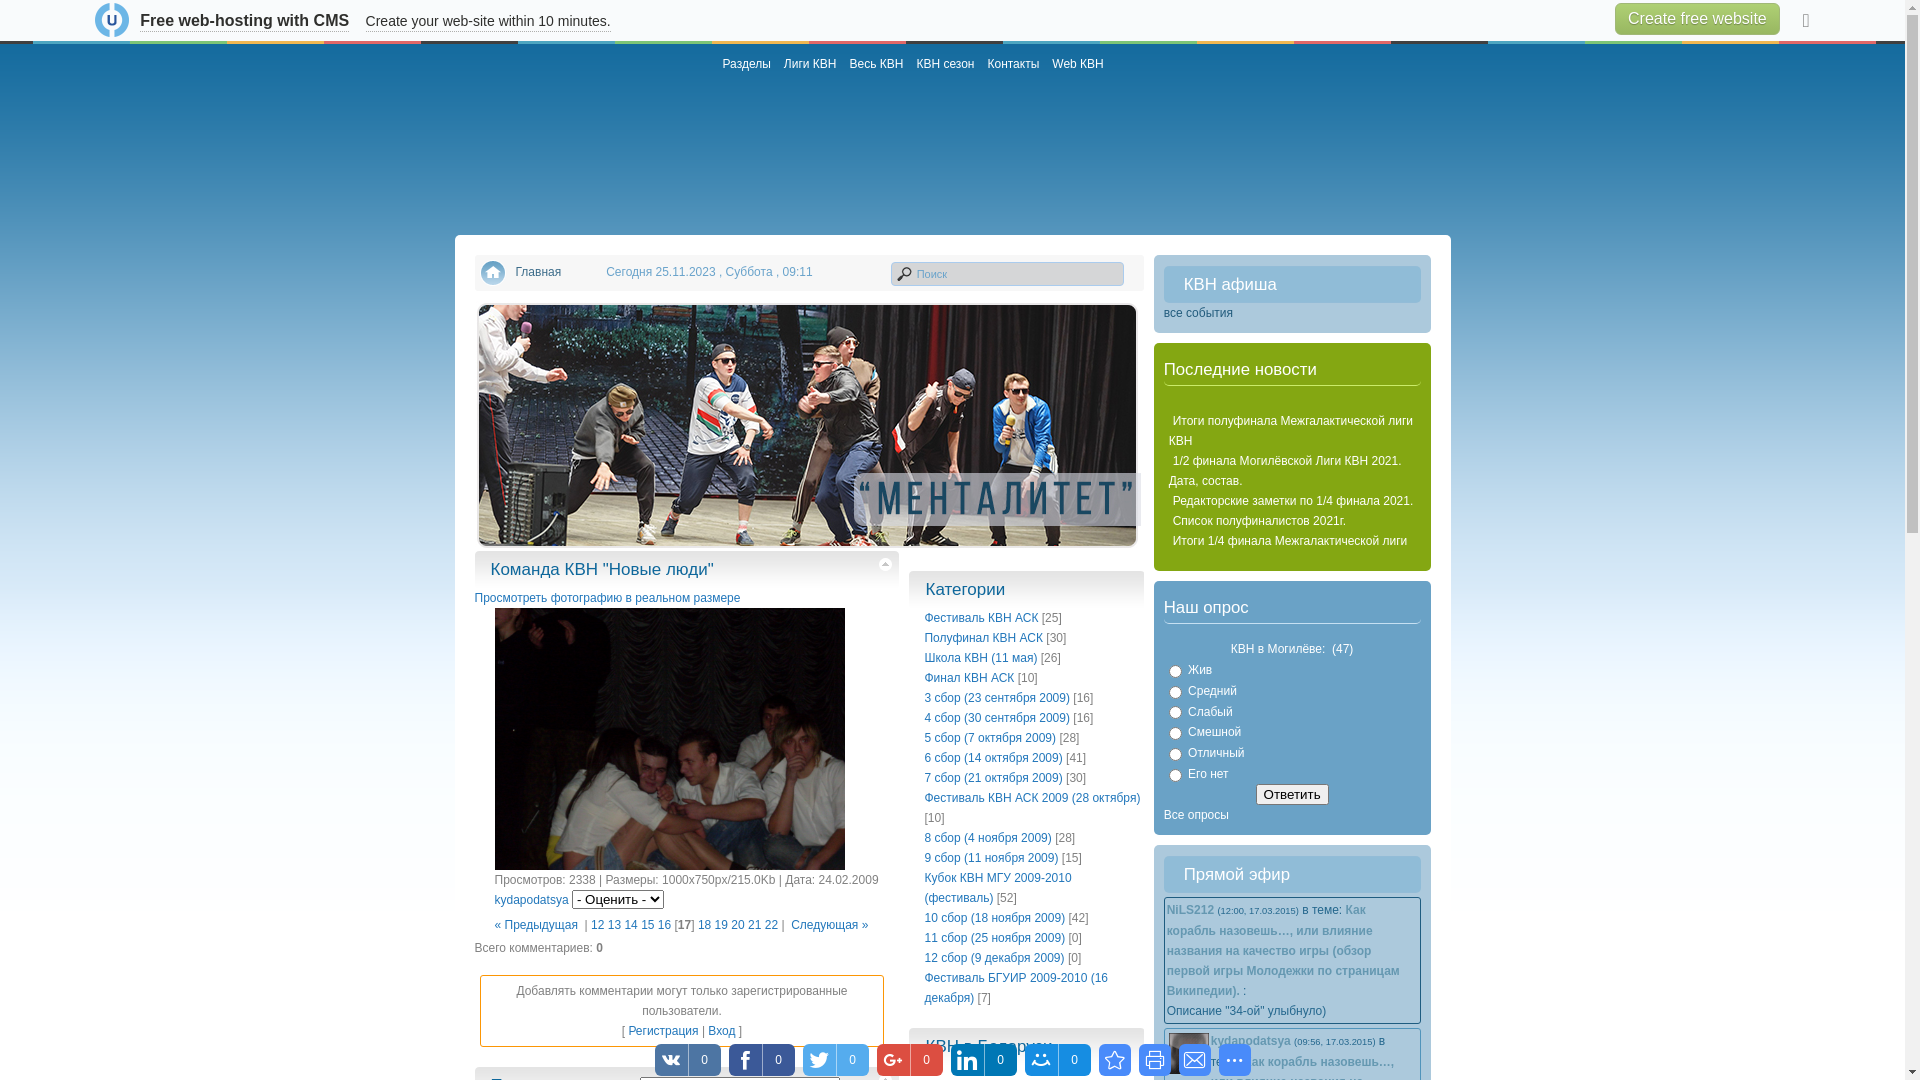 The width and height of the screenshot is (1920, 1080). I want to click on '12', so click(596, 925).